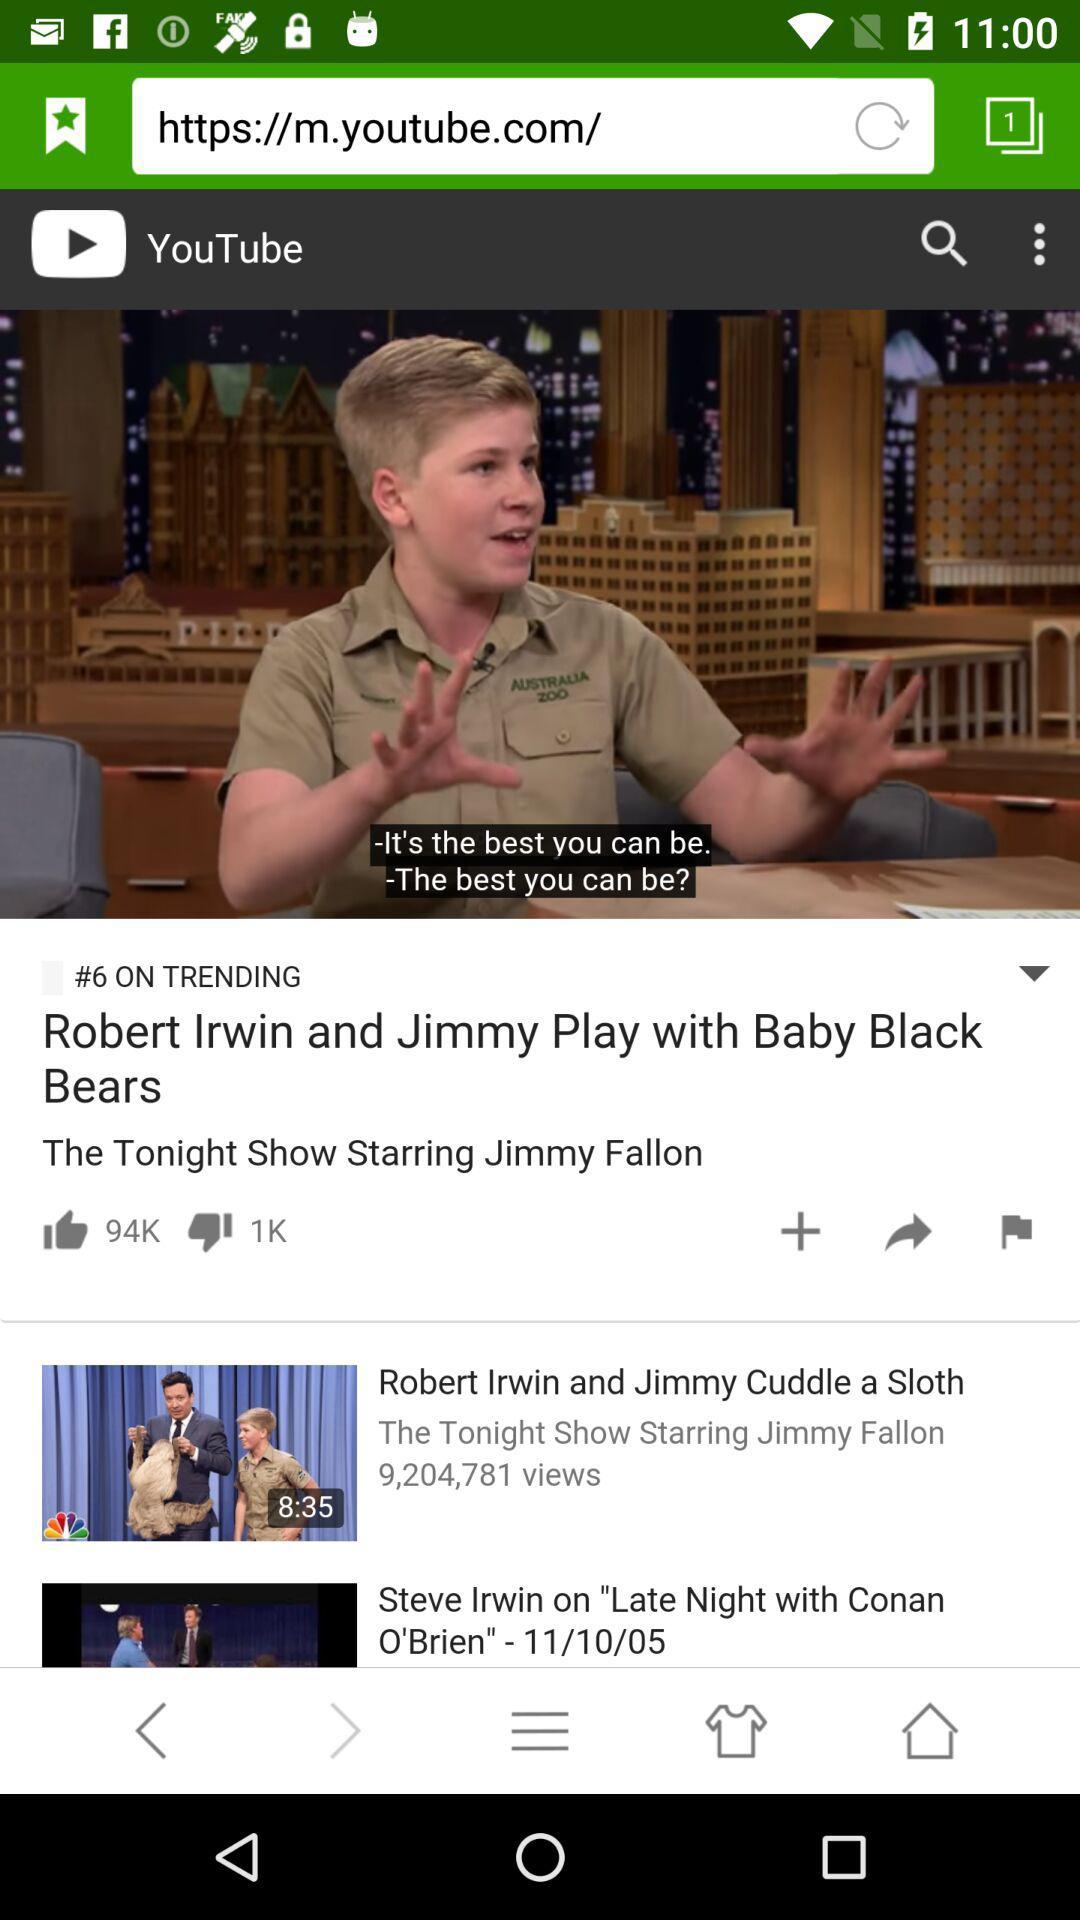 The height and width of the screenshot is (1920, 1080). What do you see at coordinates (64, 133) in the screenshot?
I see `the bookmark icon` at bounding box center [64, 133].